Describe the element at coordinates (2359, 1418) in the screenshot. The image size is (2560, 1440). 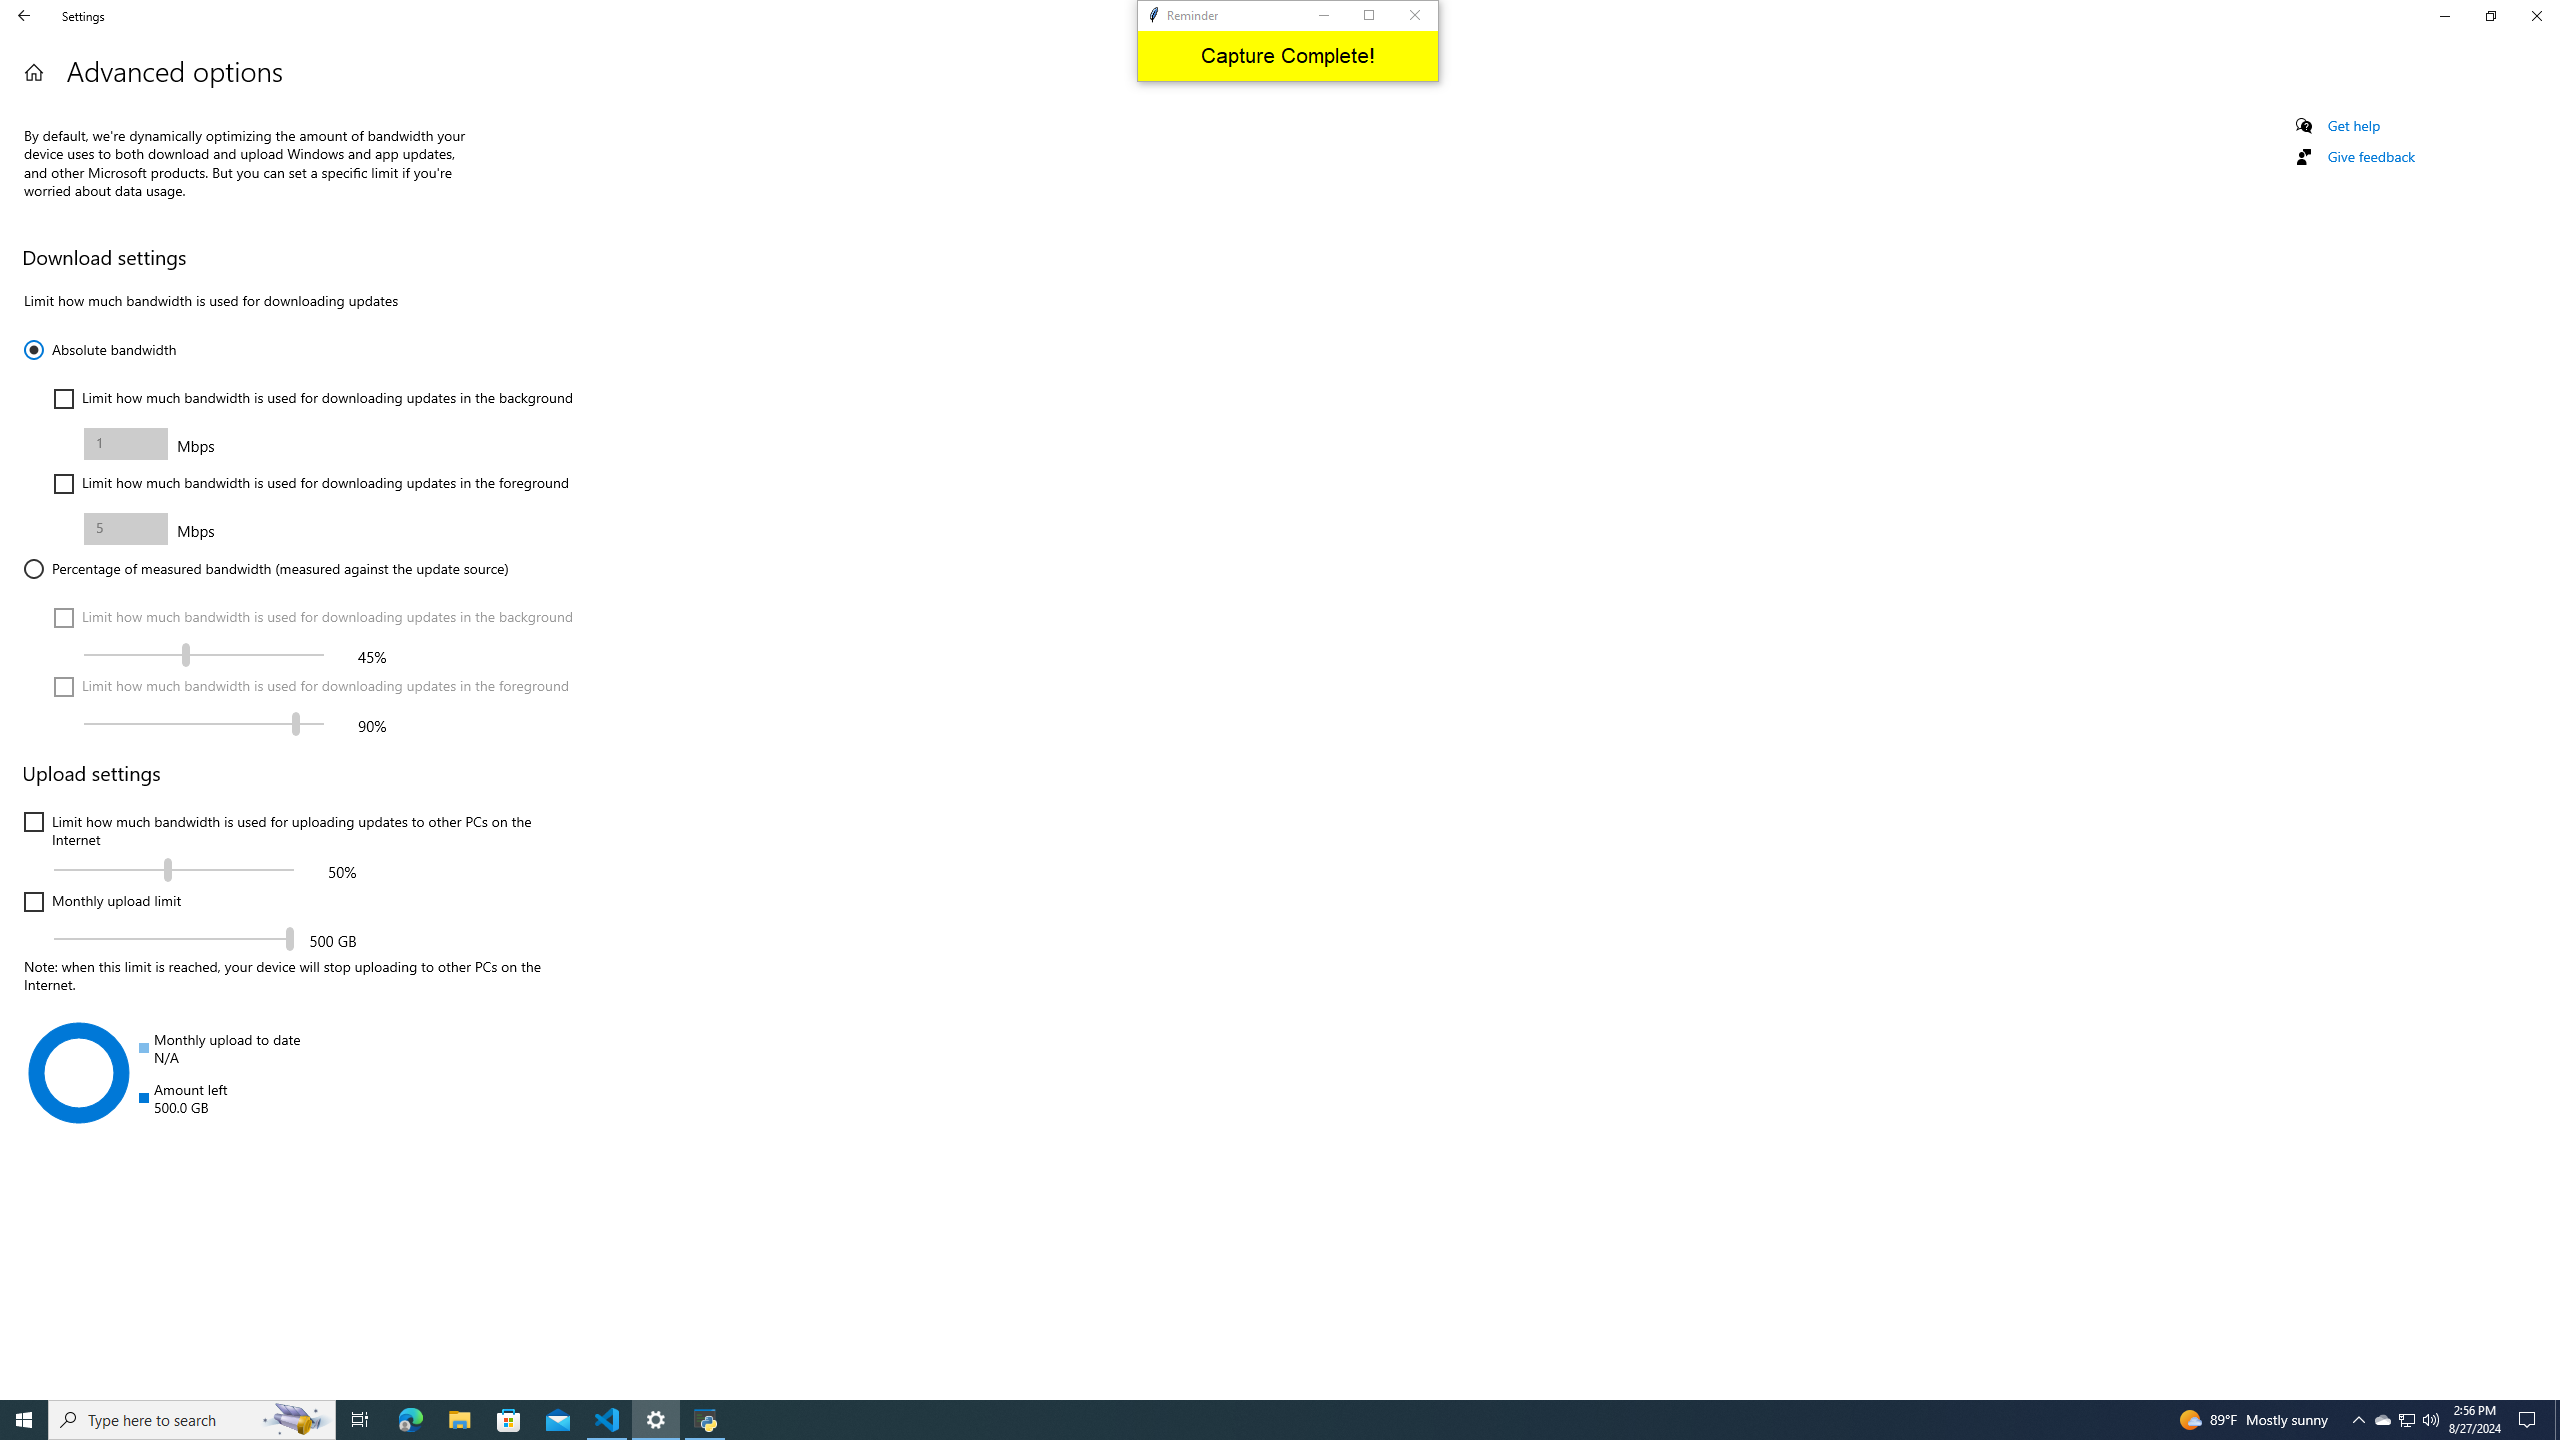
I see `'User Promoted Notification Area'` at that location.